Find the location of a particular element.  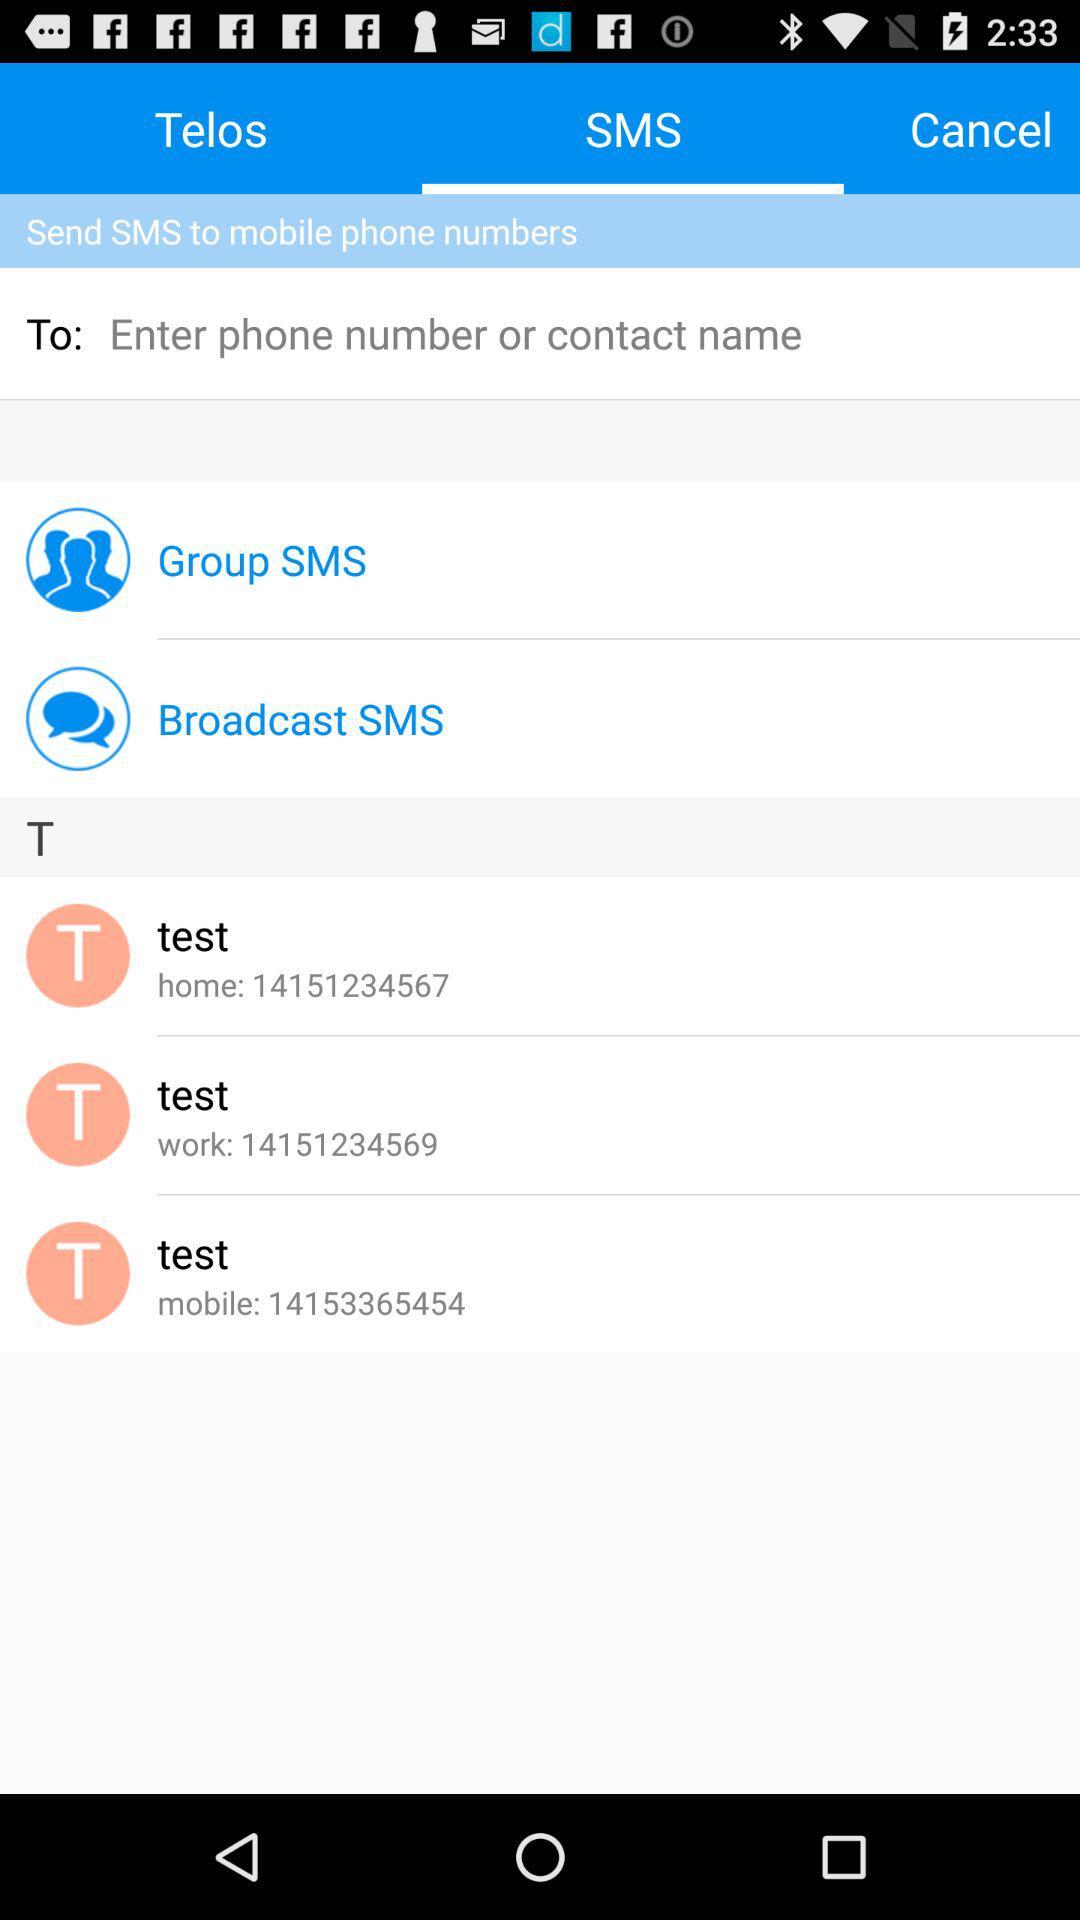

the app below the test is located at coordinates (311, 1302).